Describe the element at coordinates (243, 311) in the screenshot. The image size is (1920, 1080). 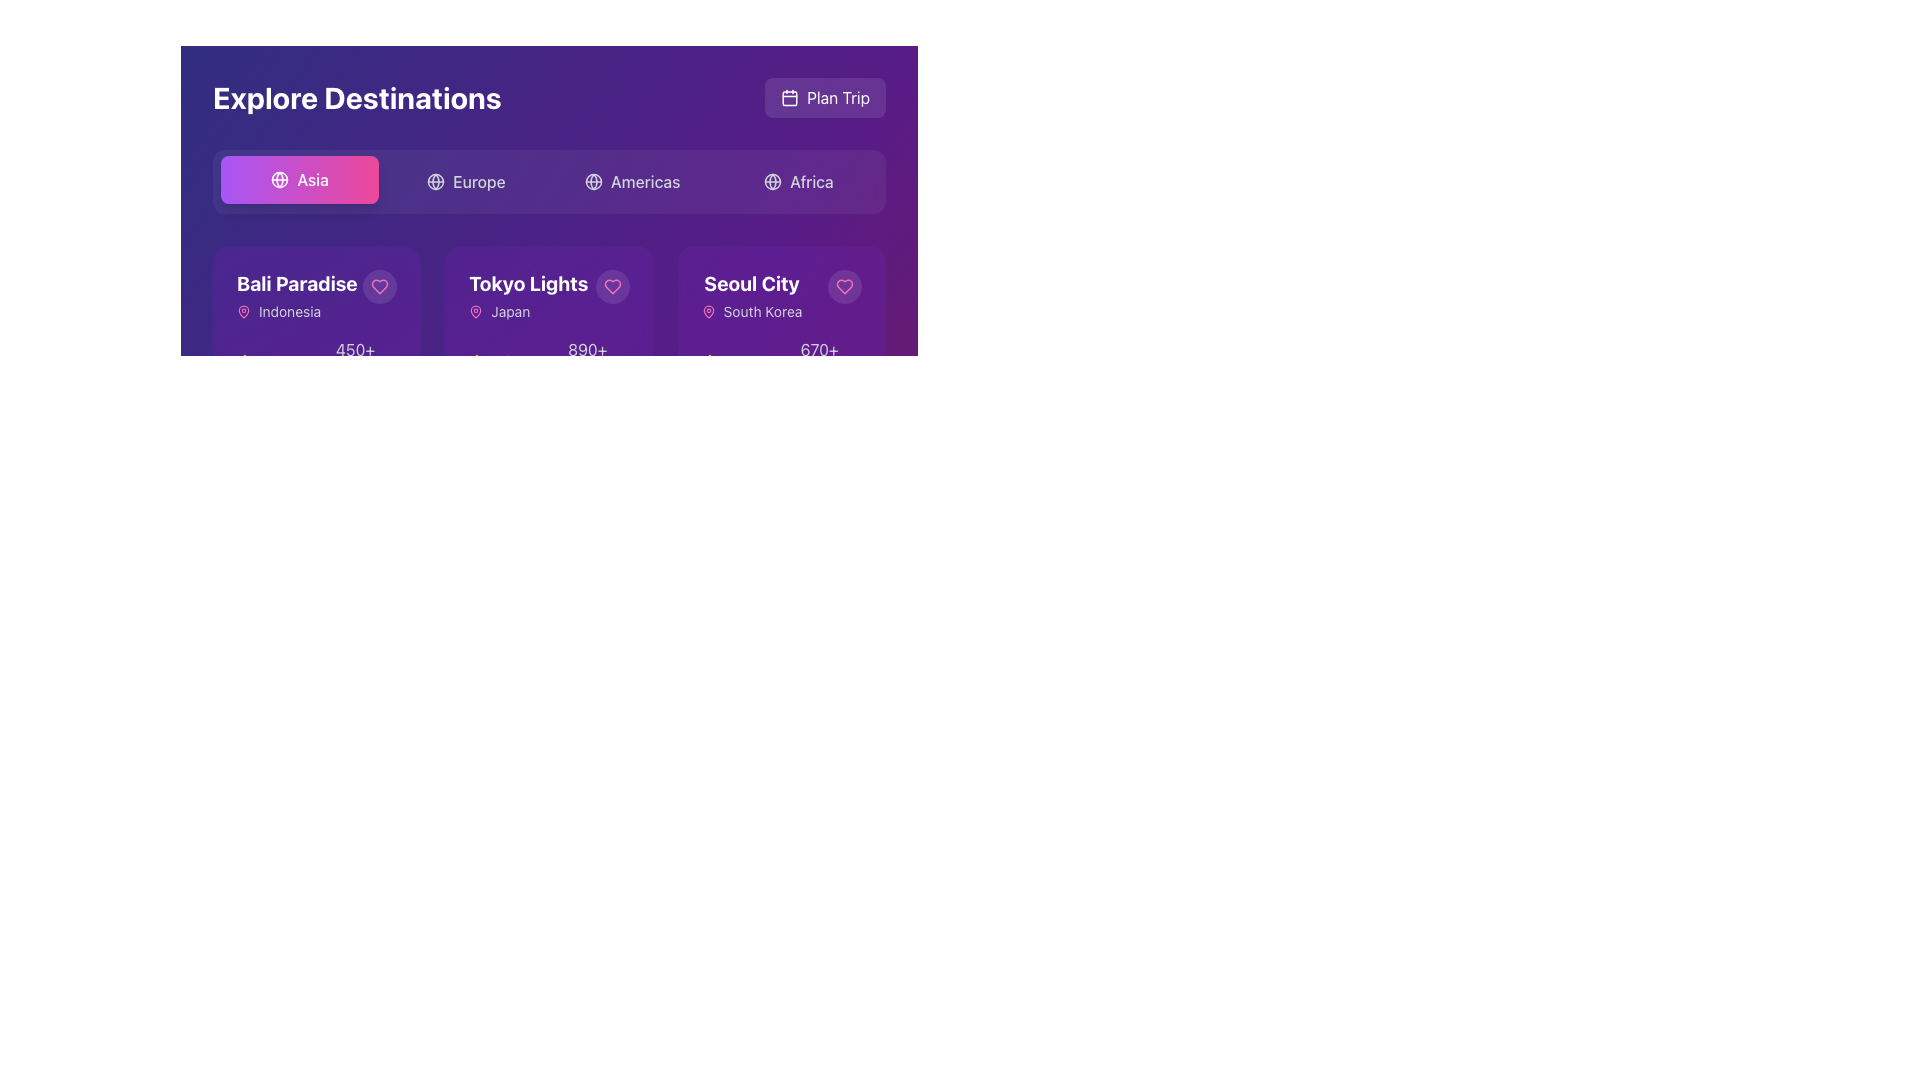
I see `the SVG graphic representing a location pin next to the 'Indonesia' label in the 'Bali Paradise' card in the top-left of the grid layout` at that location.